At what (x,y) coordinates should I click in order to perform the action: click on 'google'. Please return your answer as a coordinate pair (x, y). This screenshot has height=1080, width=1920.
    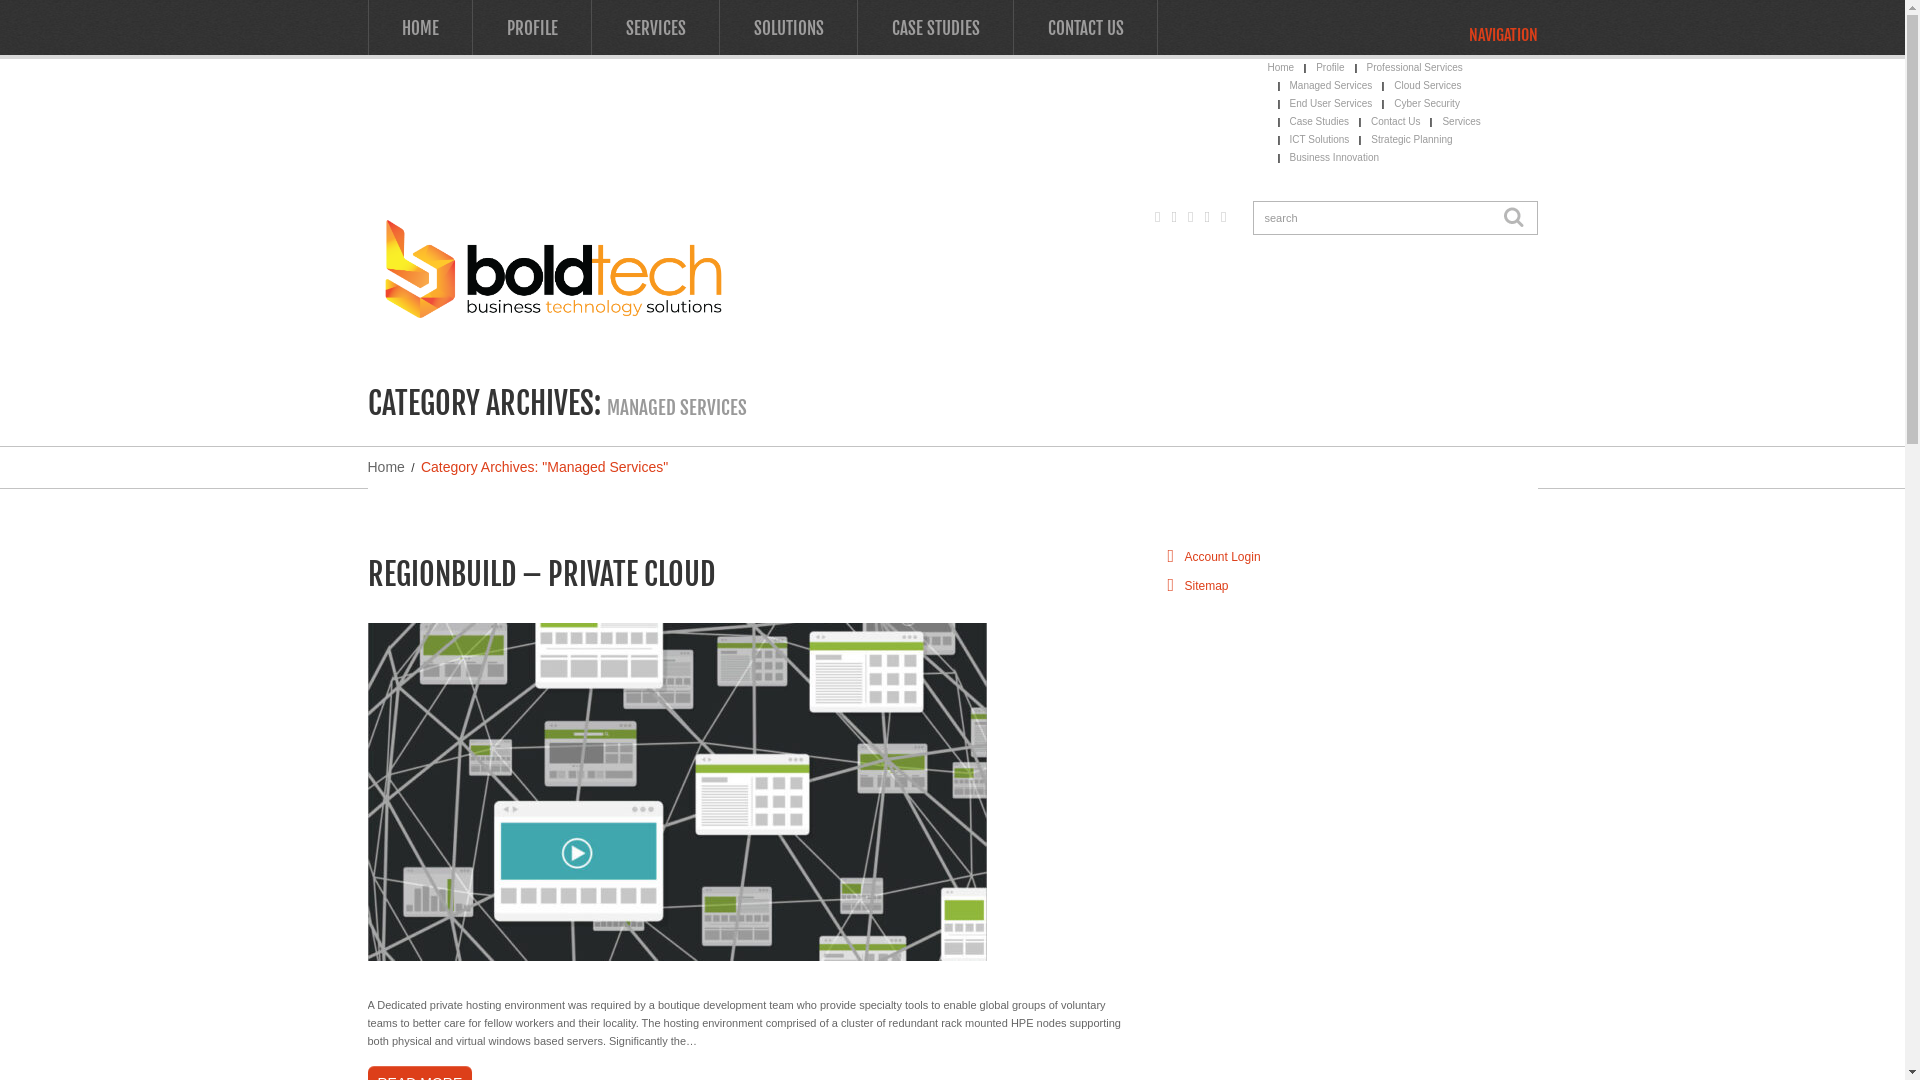
    Looking at the image, I should click on (1155, 216).